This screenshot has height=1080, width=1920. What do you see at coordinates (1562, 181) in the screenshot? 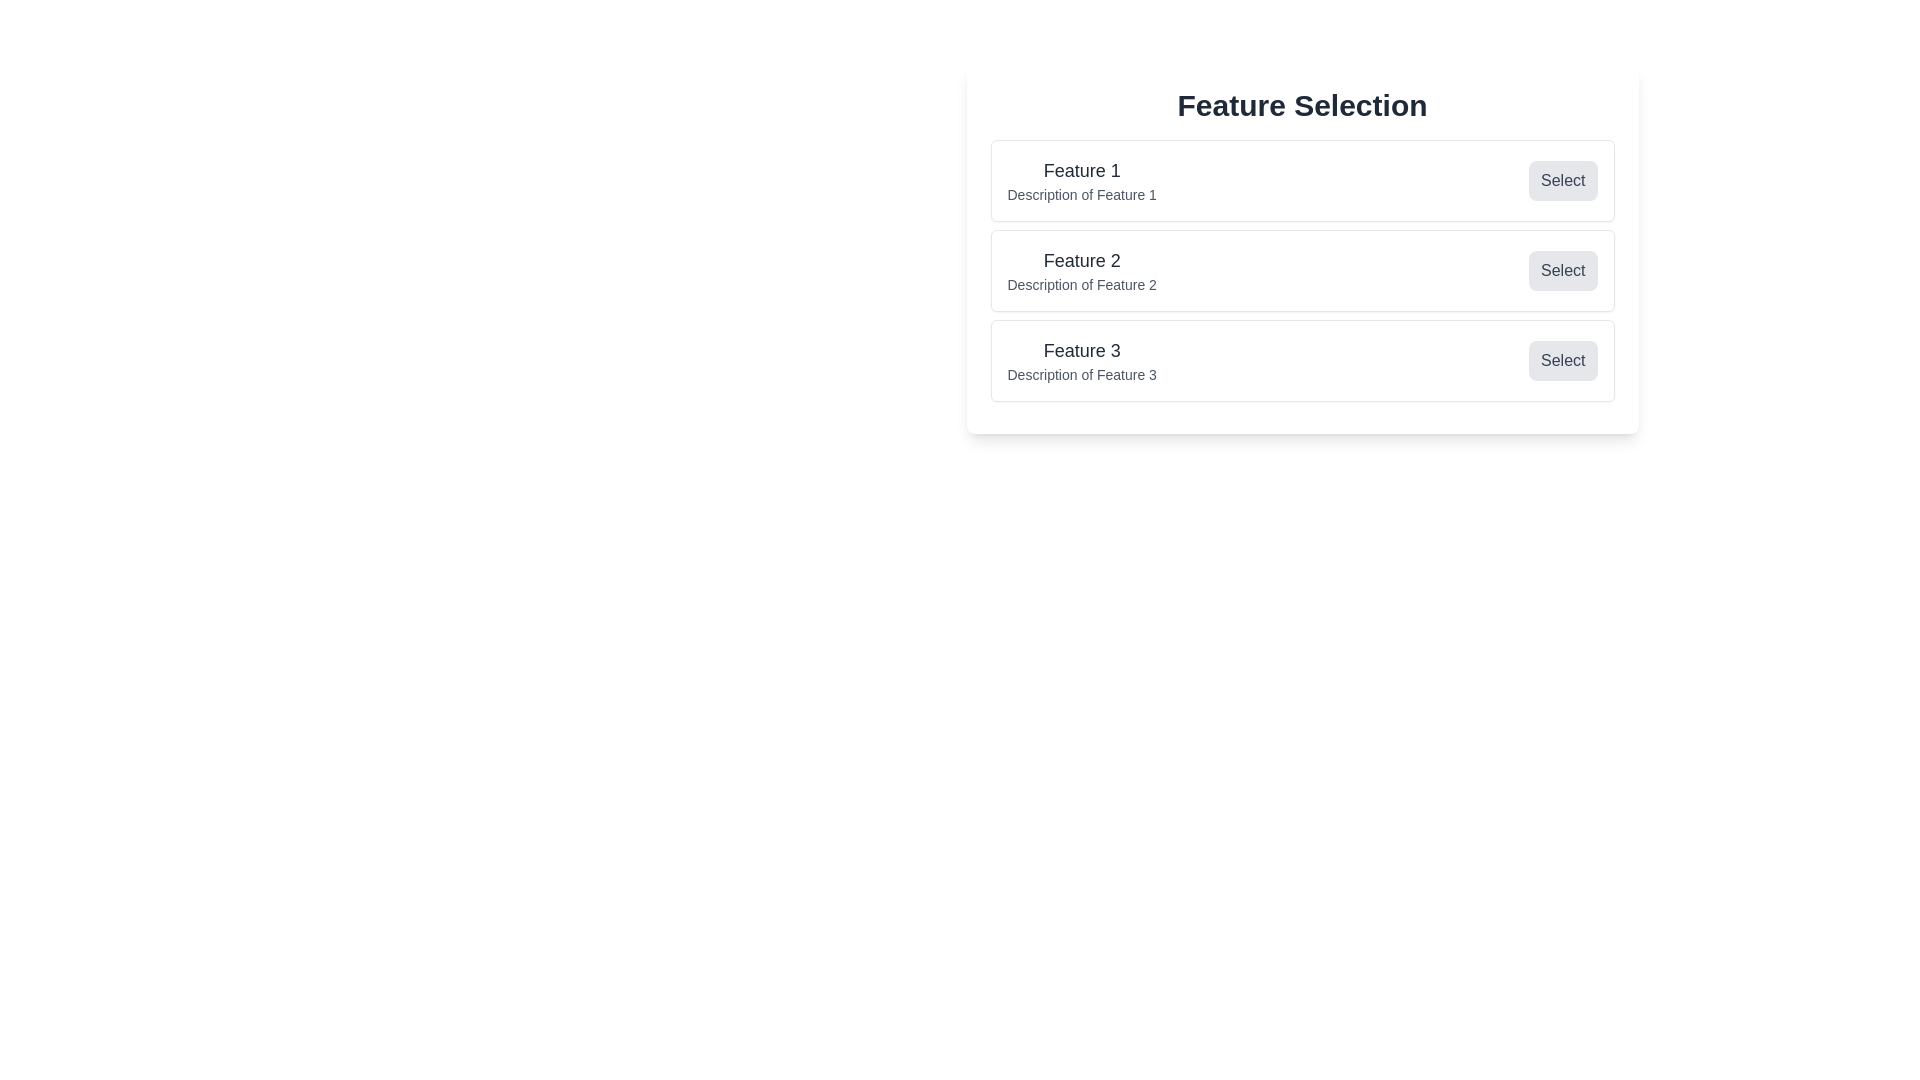
I see `the 'Select' button with rounded corners and a light gray background, located at the rightmost end of the row for 'Feature 1'` at bounding box center [1562, 181].